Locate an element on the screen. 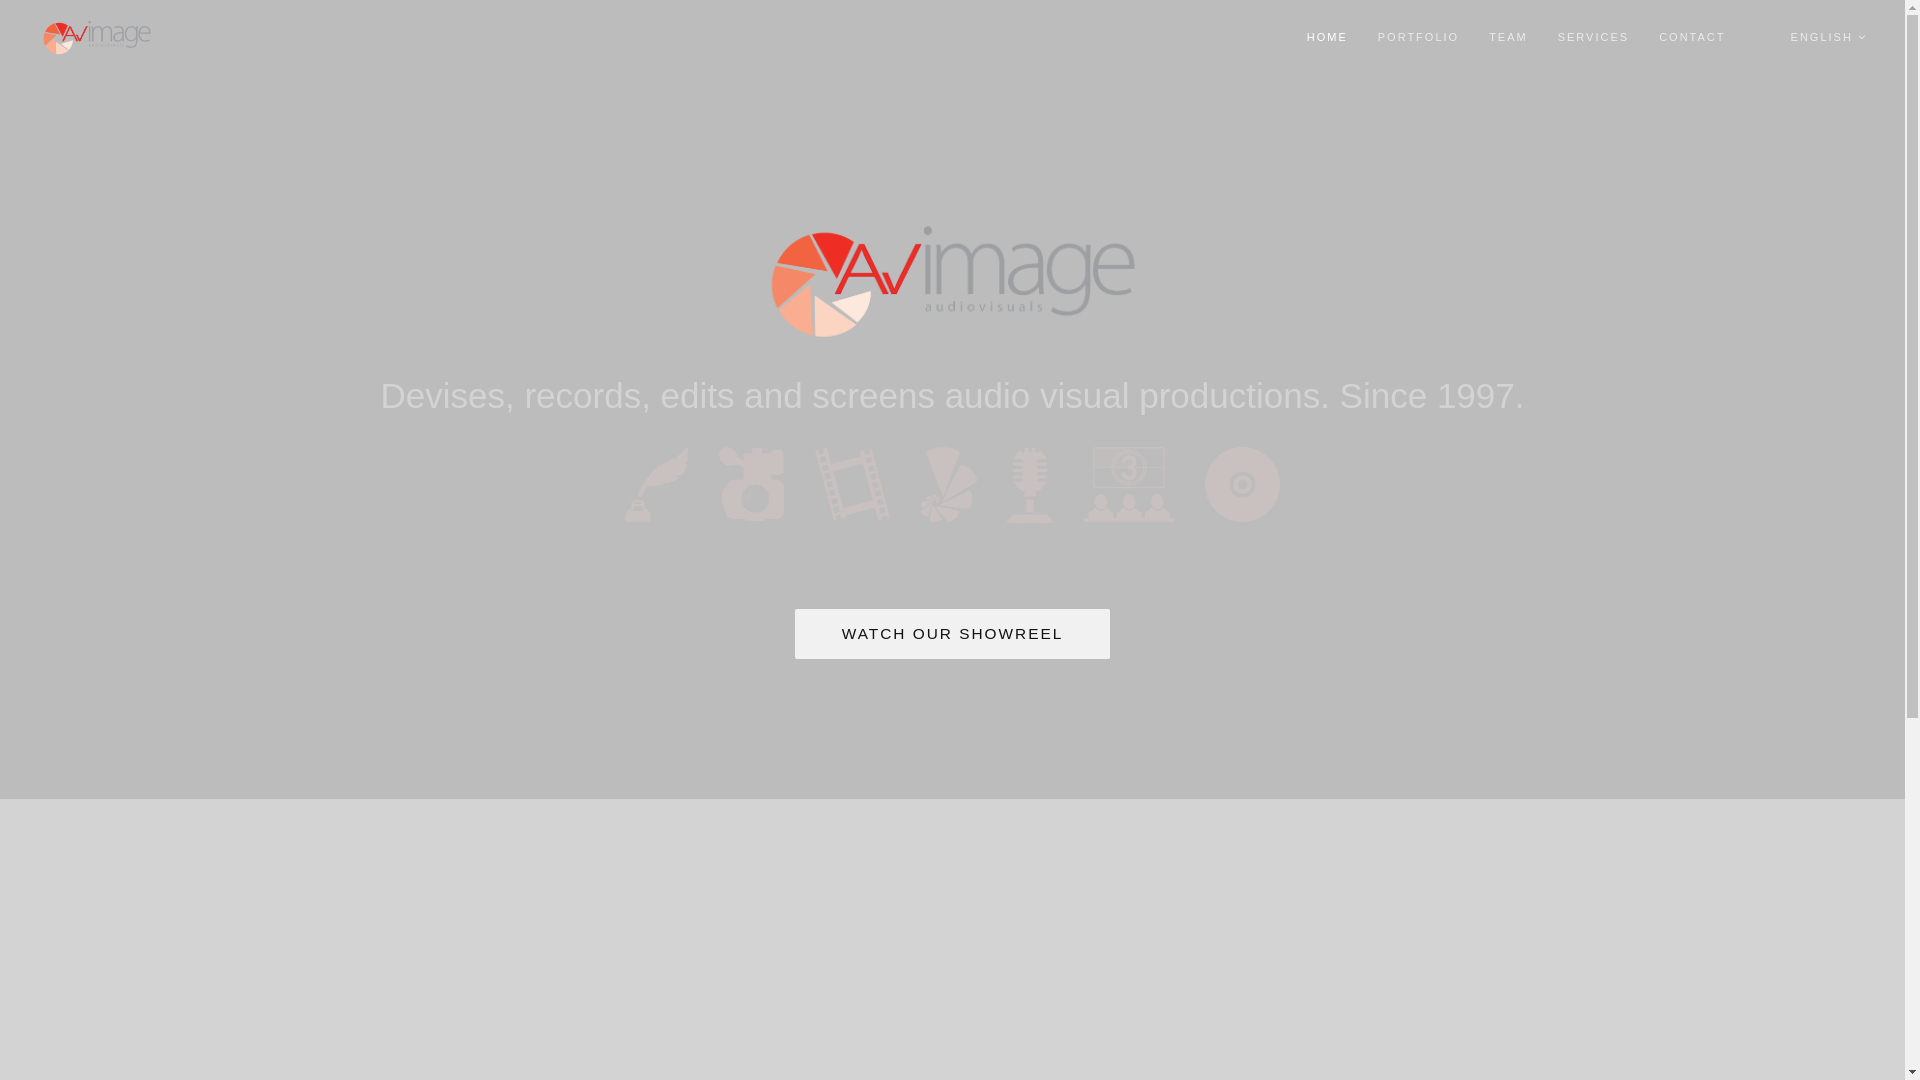 The width and height of the screenshot is (1920, 1080). 'AV-image' is located at coordinates (950, 281).